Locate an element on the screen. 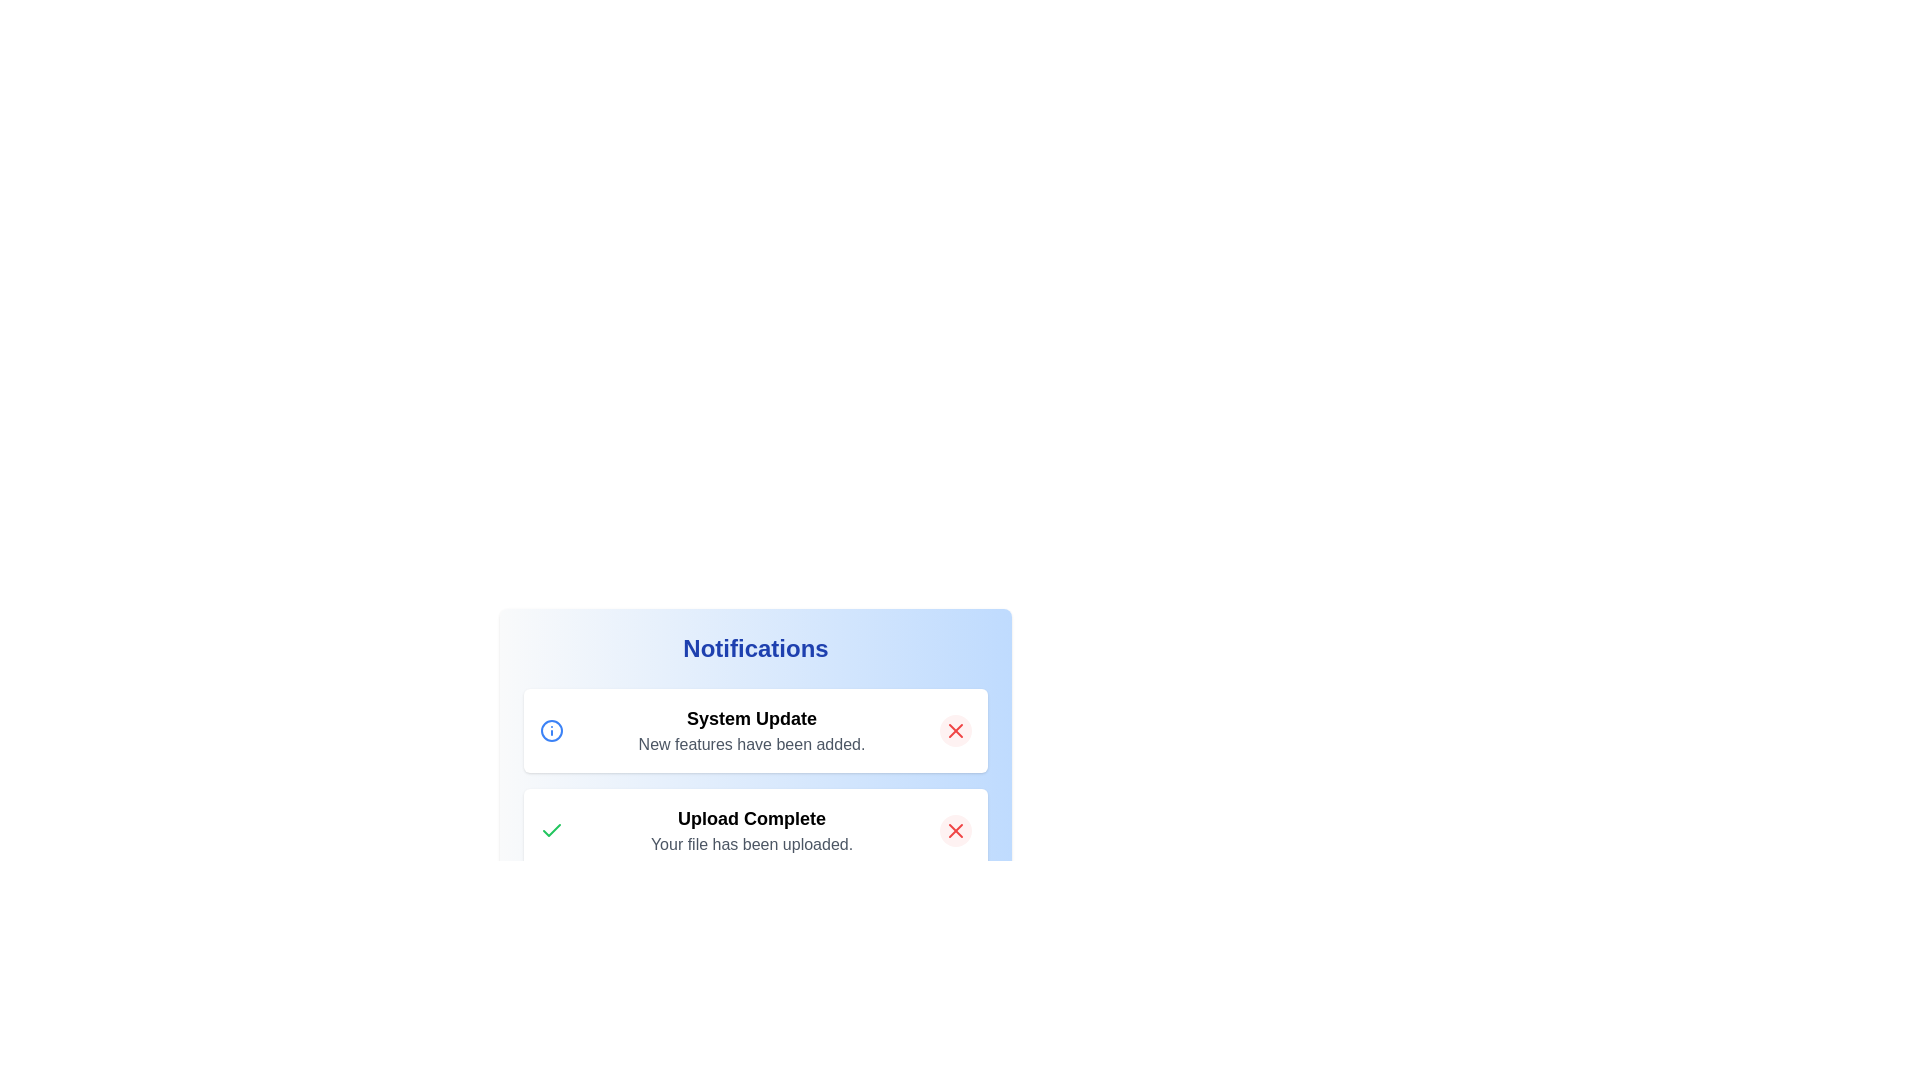 This screenshot has height=1080, width=1920. the 'X' icon styled as a red line drawing within the circular red background is located at coordinates (954, 830).